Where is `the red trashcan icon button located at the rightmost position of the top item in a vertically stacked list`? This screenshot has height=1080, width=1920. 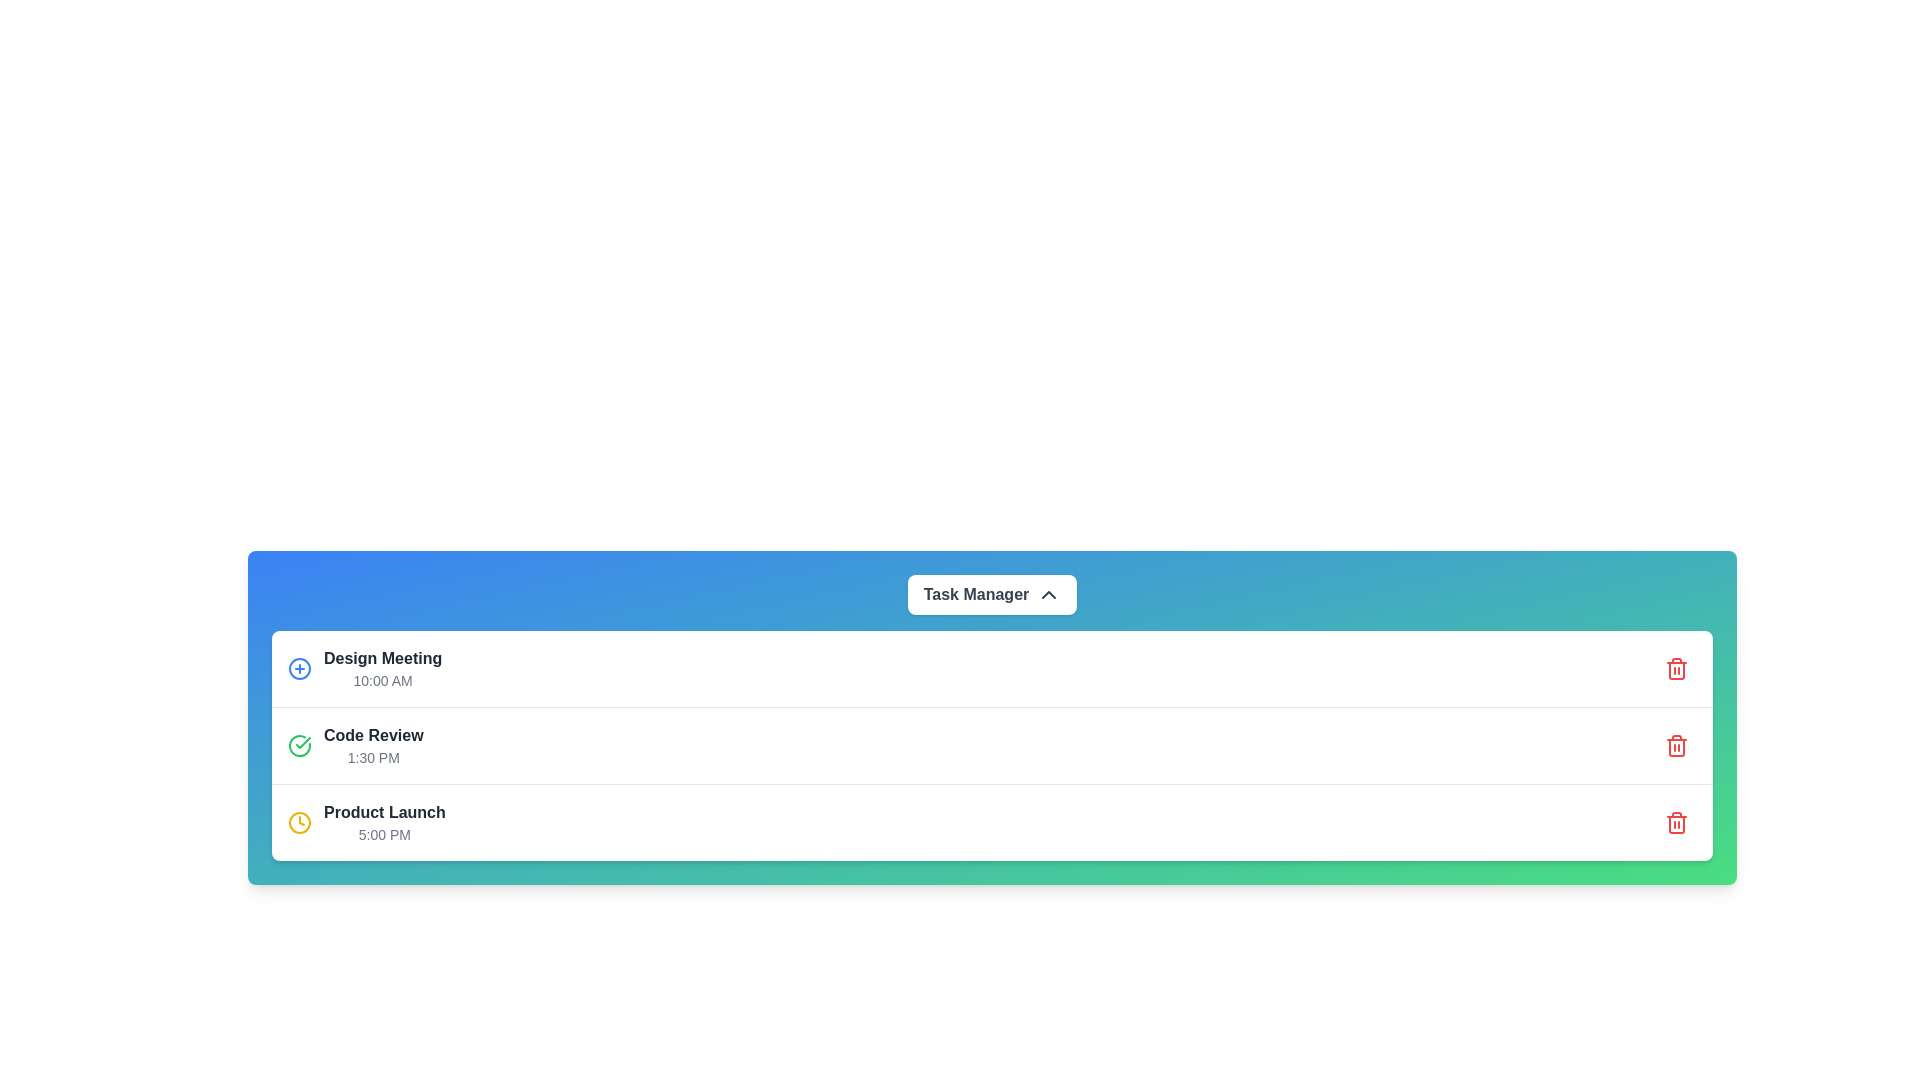 the red trashcan icon button located at the rightmost position of the top item in a vertically stacked list is located at coordinates (1676, 668).